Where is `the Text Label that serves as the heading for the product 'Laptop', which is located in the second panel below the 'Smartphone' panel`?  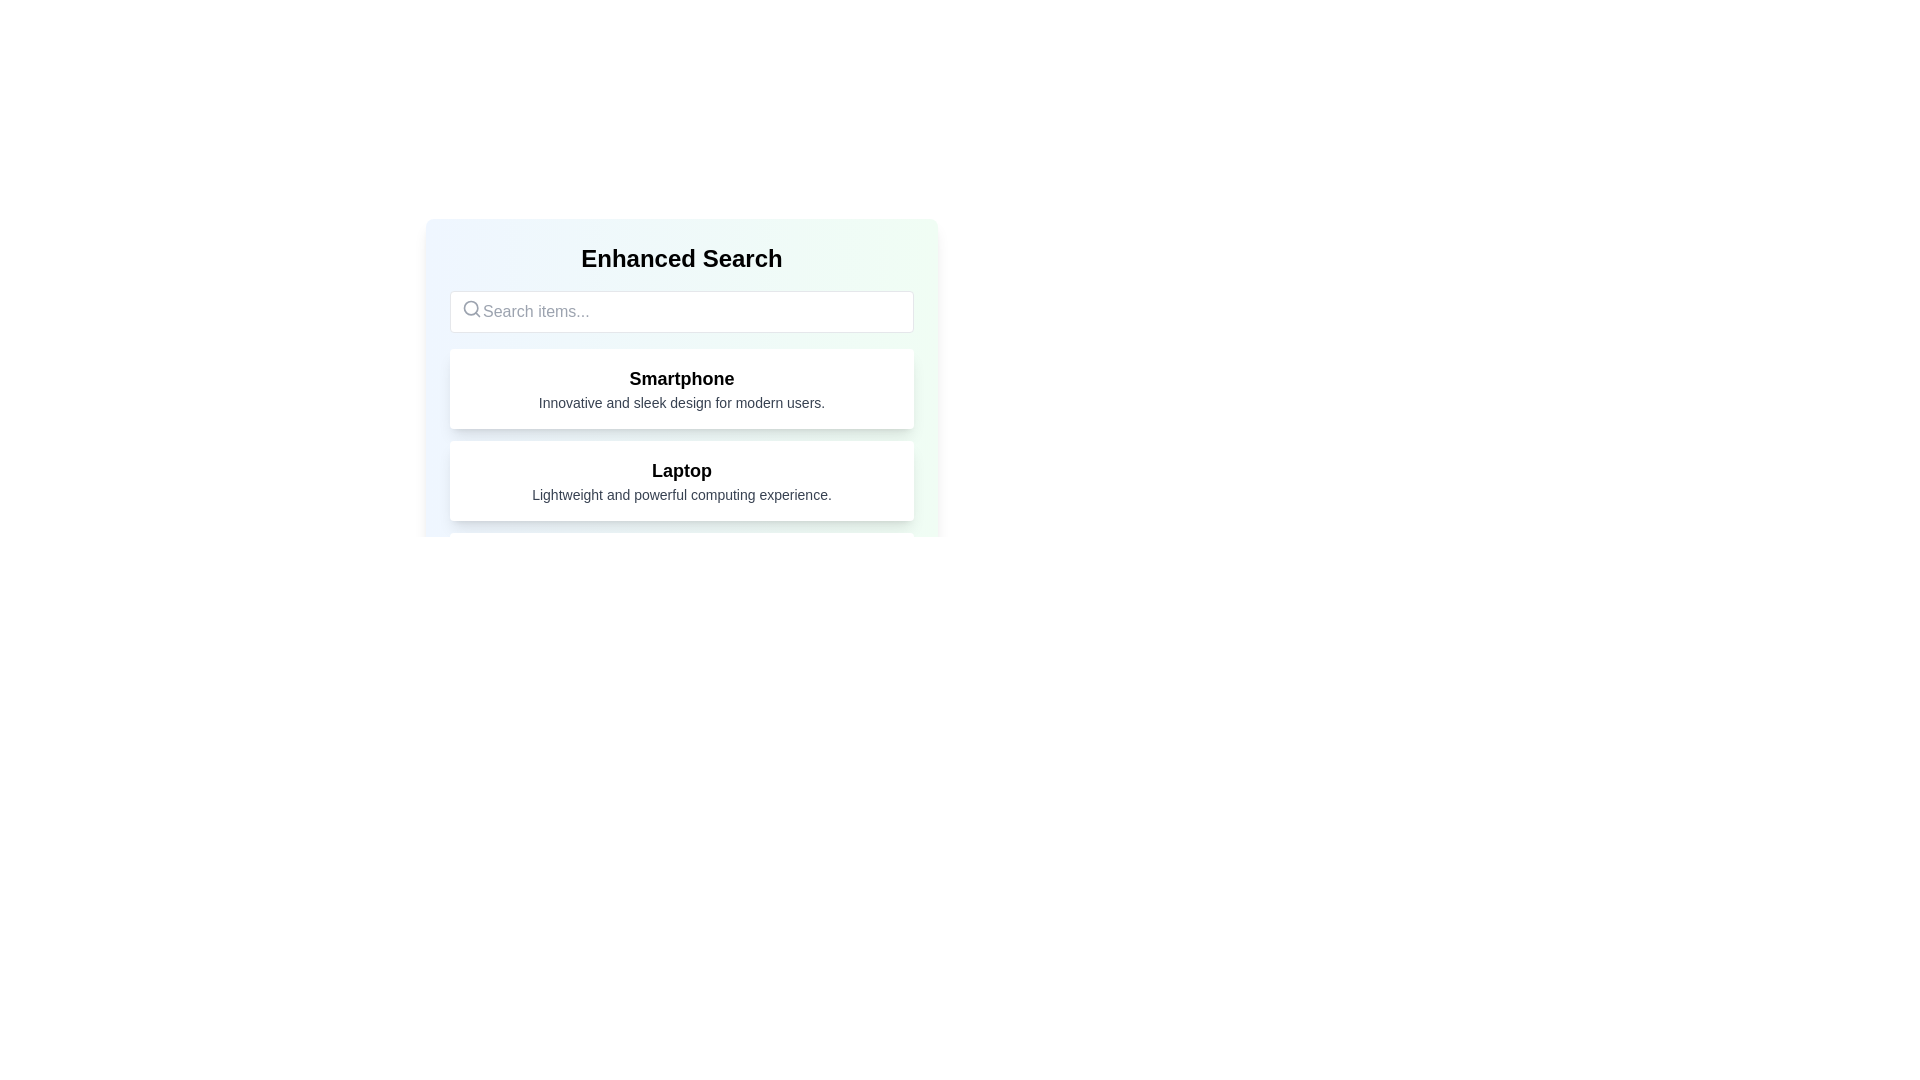 the Text Label that serves as the heading for the product 'Laptop', which is located in the second panel below the 'Smartphone' panel is located at coordinates (681, 470).